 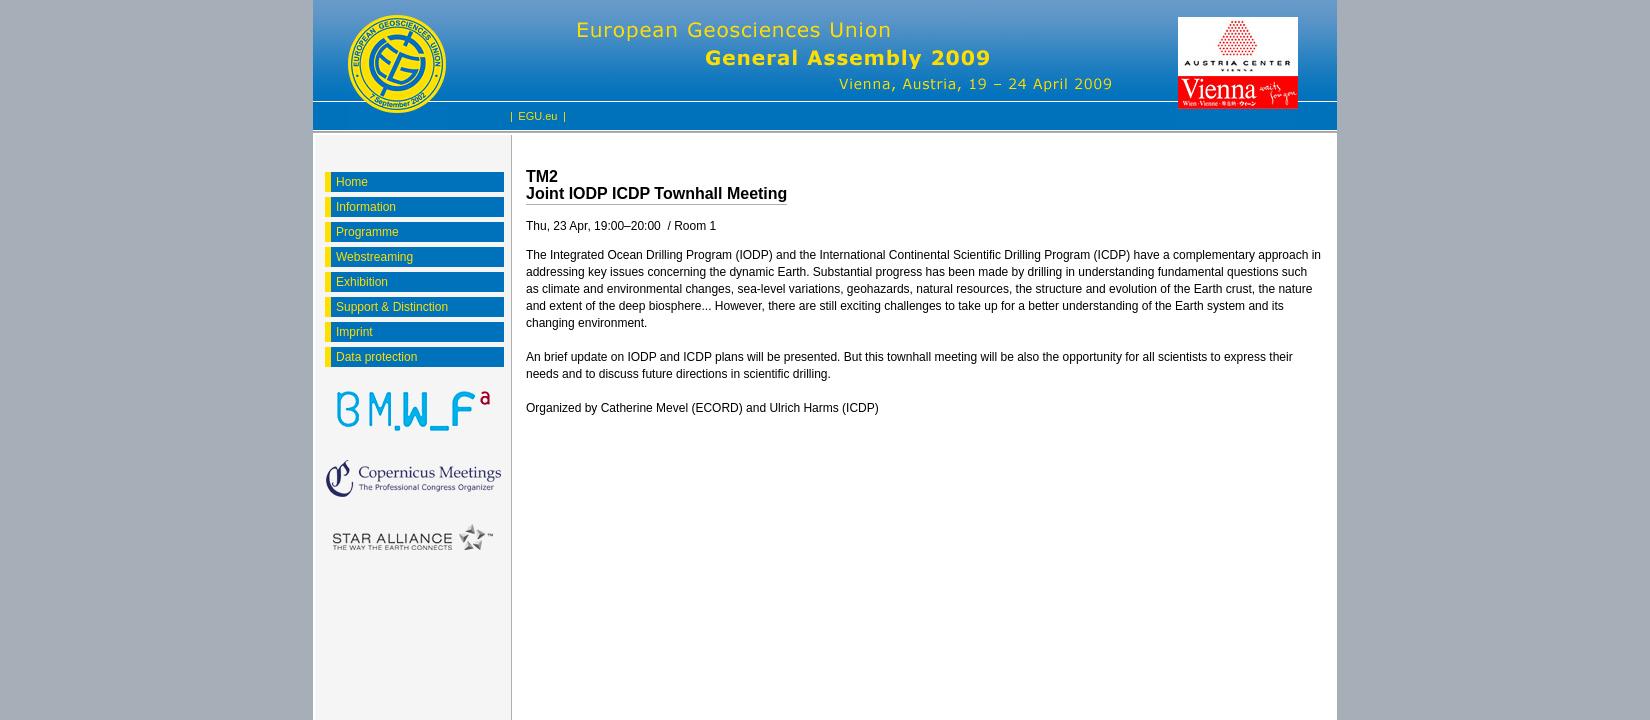 I want to click on 'Home', so click(x=351, y=182).